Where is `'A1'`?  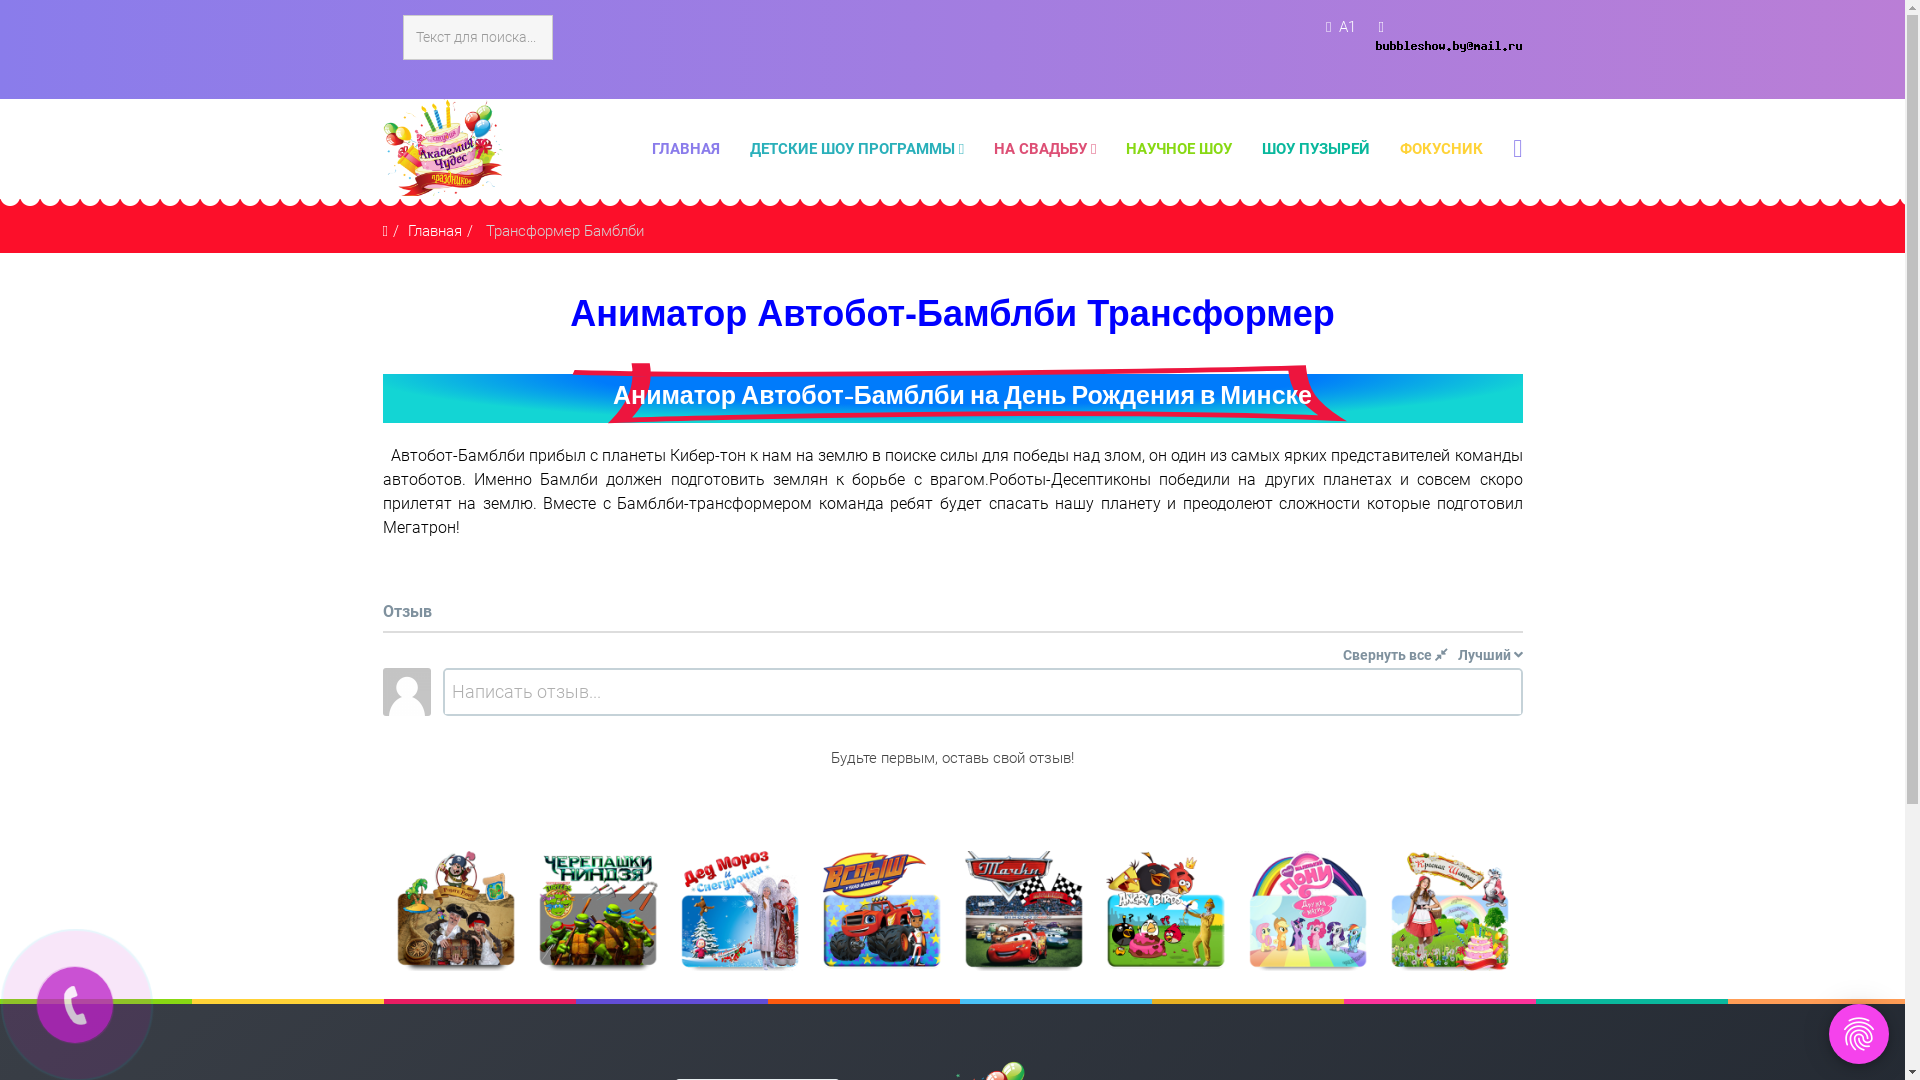 'A1' is located at coordinates (1346, 27).